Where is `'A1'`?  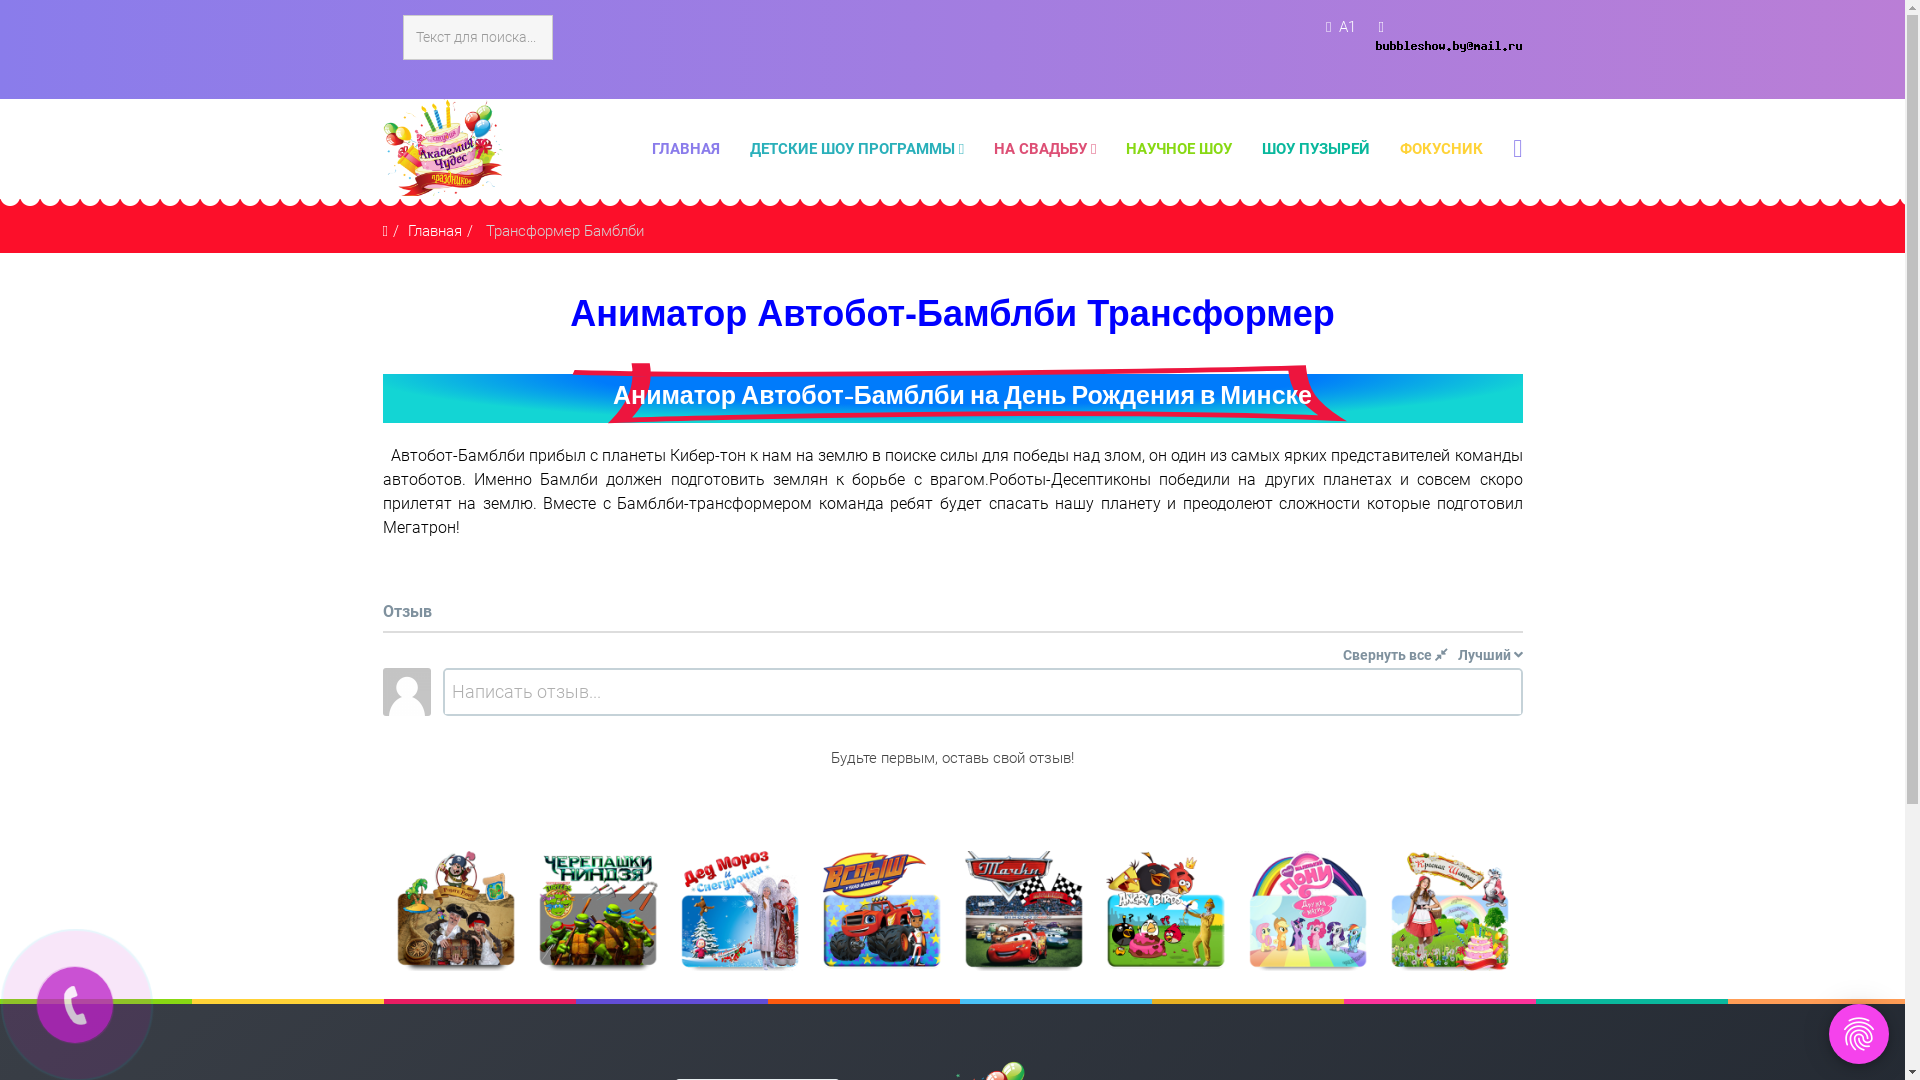 'A1' is located at coordinates (1346, 27).